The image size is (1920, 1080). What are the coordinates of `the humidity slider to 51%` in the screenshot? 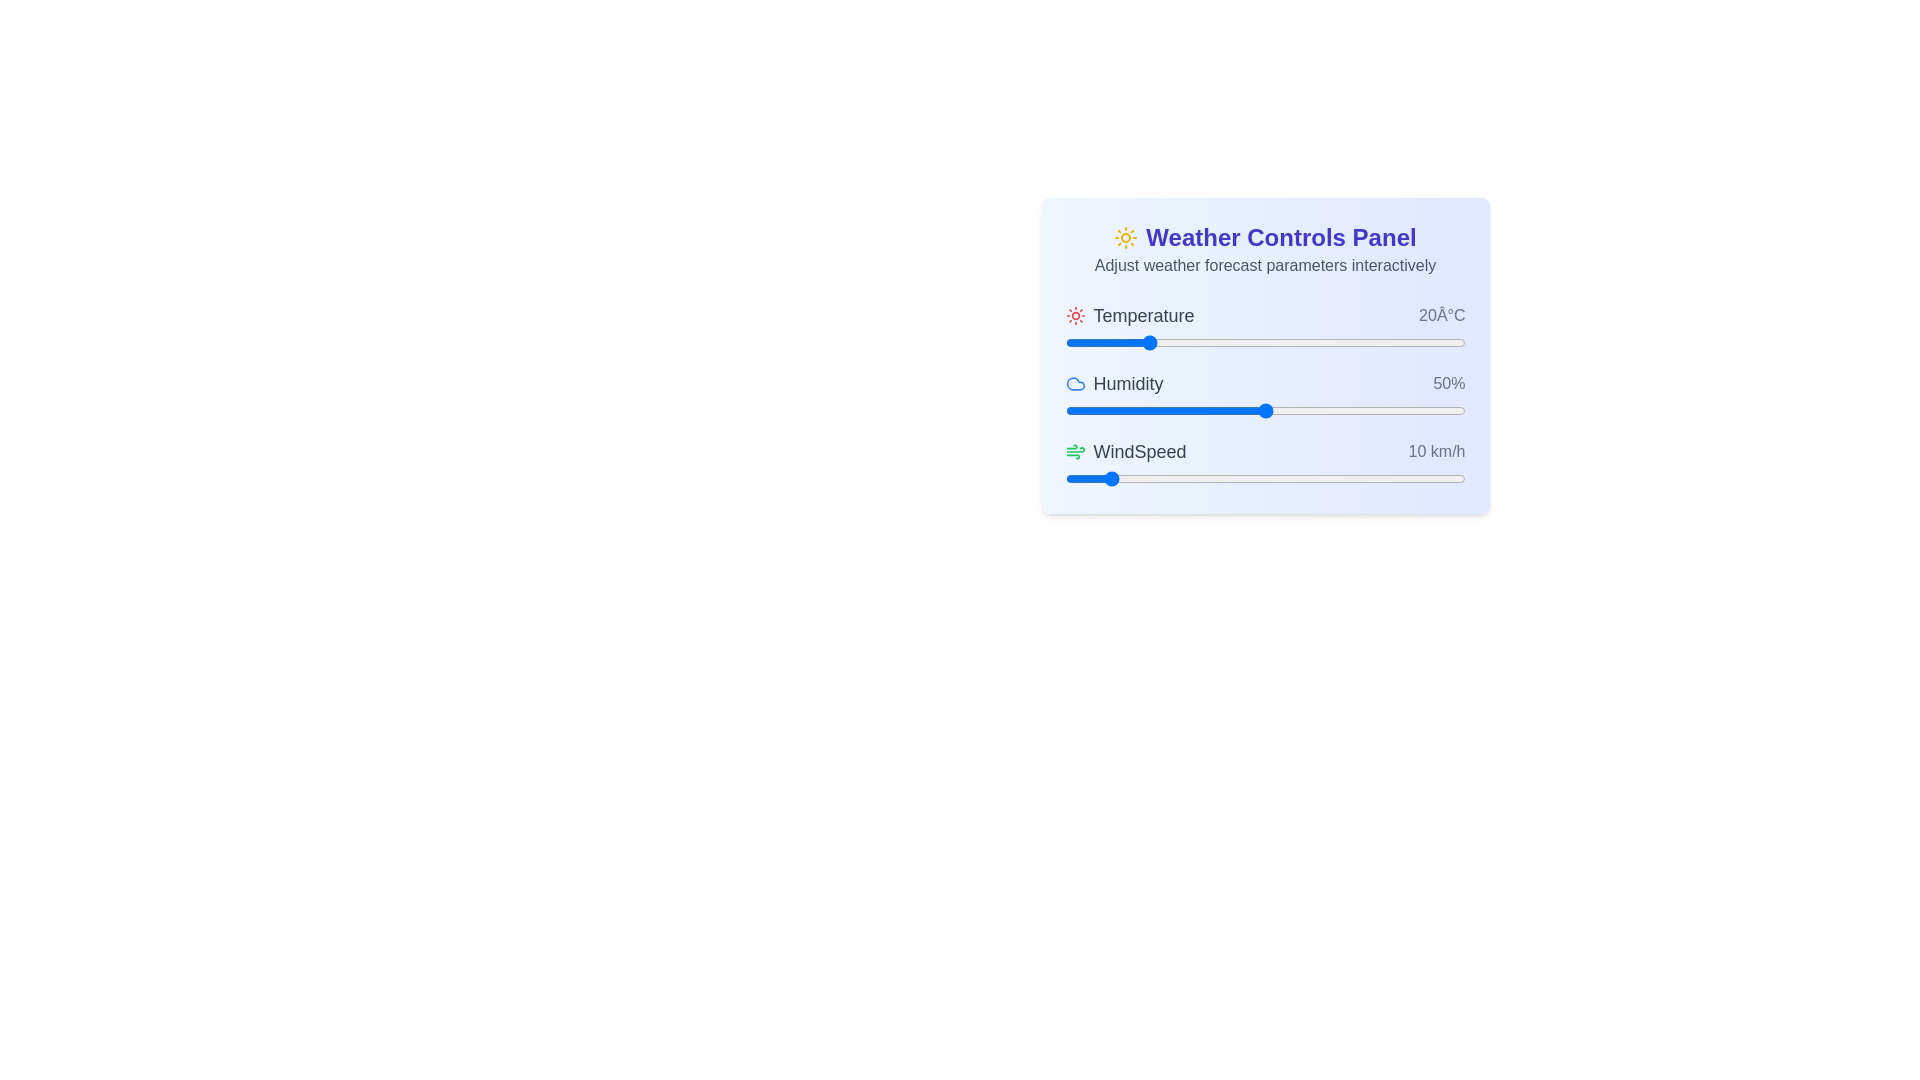 It's located at (1268, 410).